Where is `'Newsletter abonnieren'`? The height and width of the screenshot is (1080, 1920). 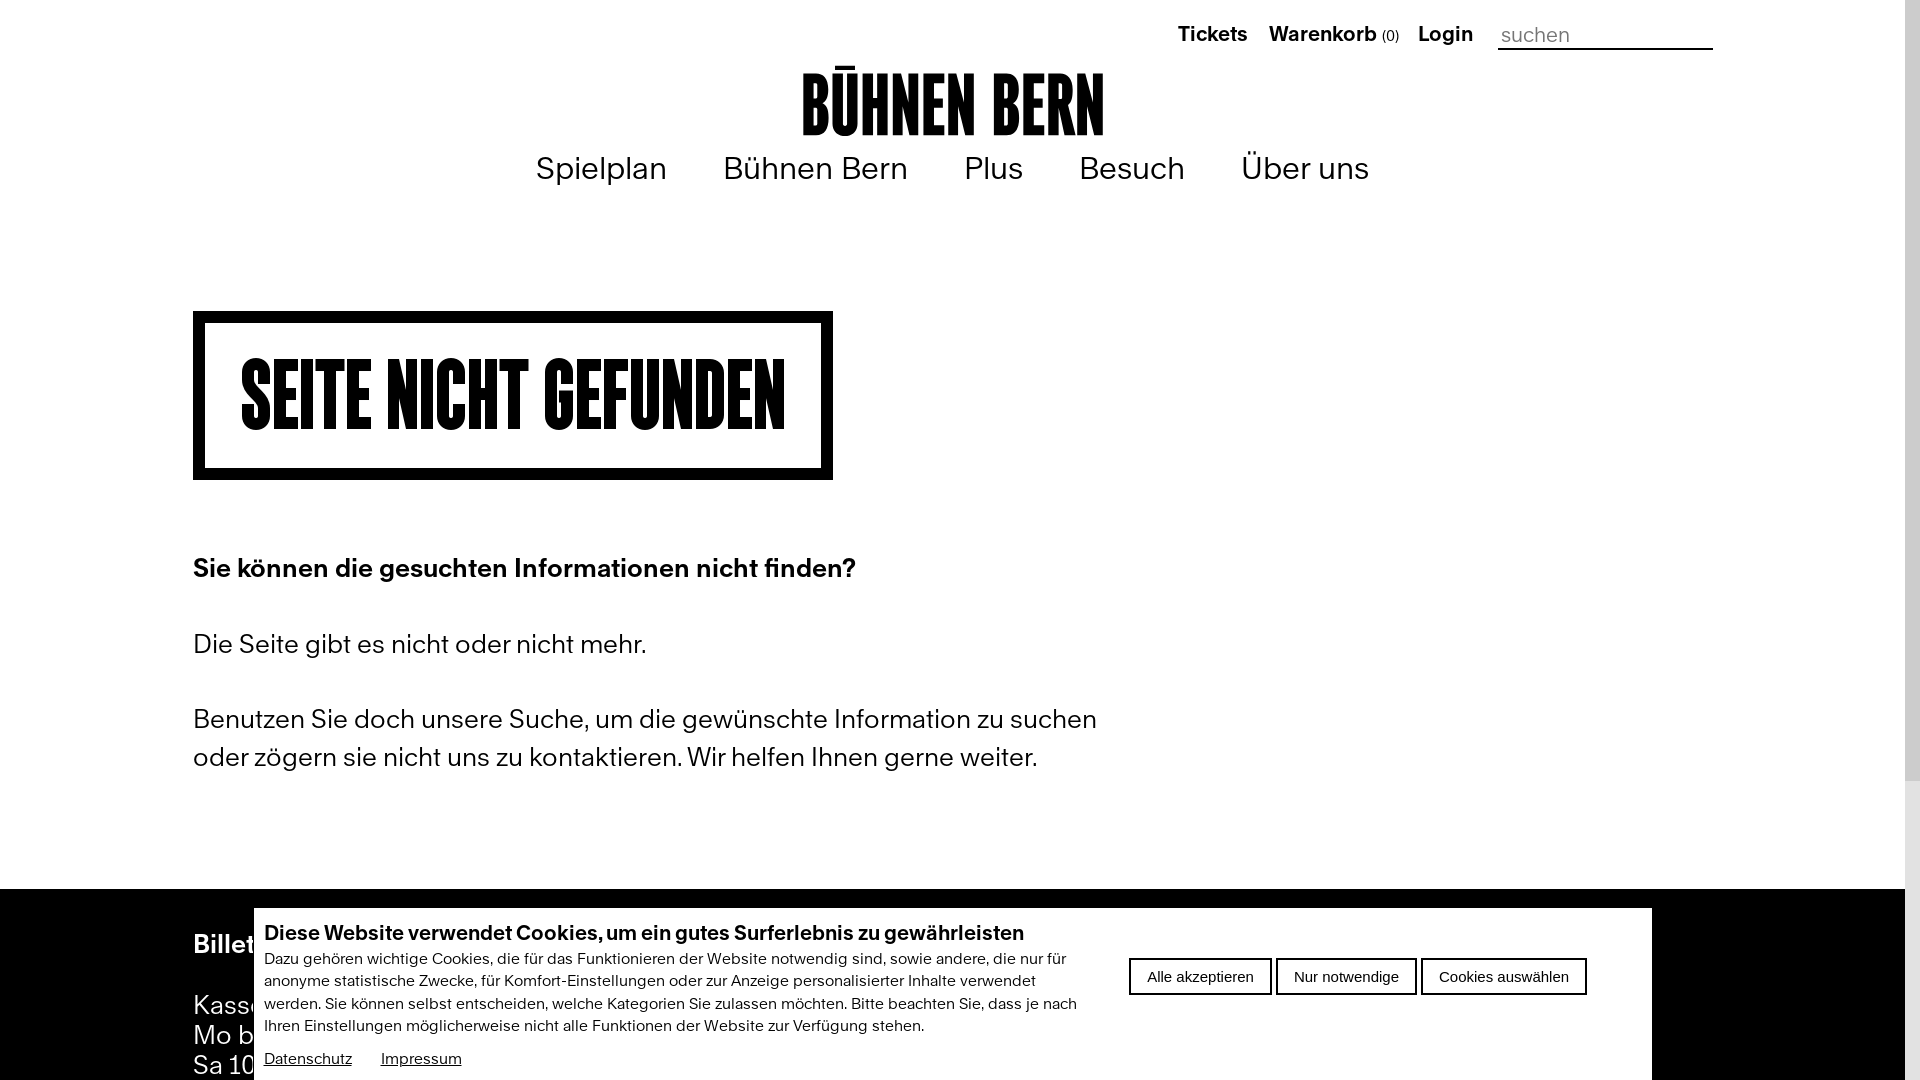 'Newsletter abonnieren' is located at coordinates (850, 946).